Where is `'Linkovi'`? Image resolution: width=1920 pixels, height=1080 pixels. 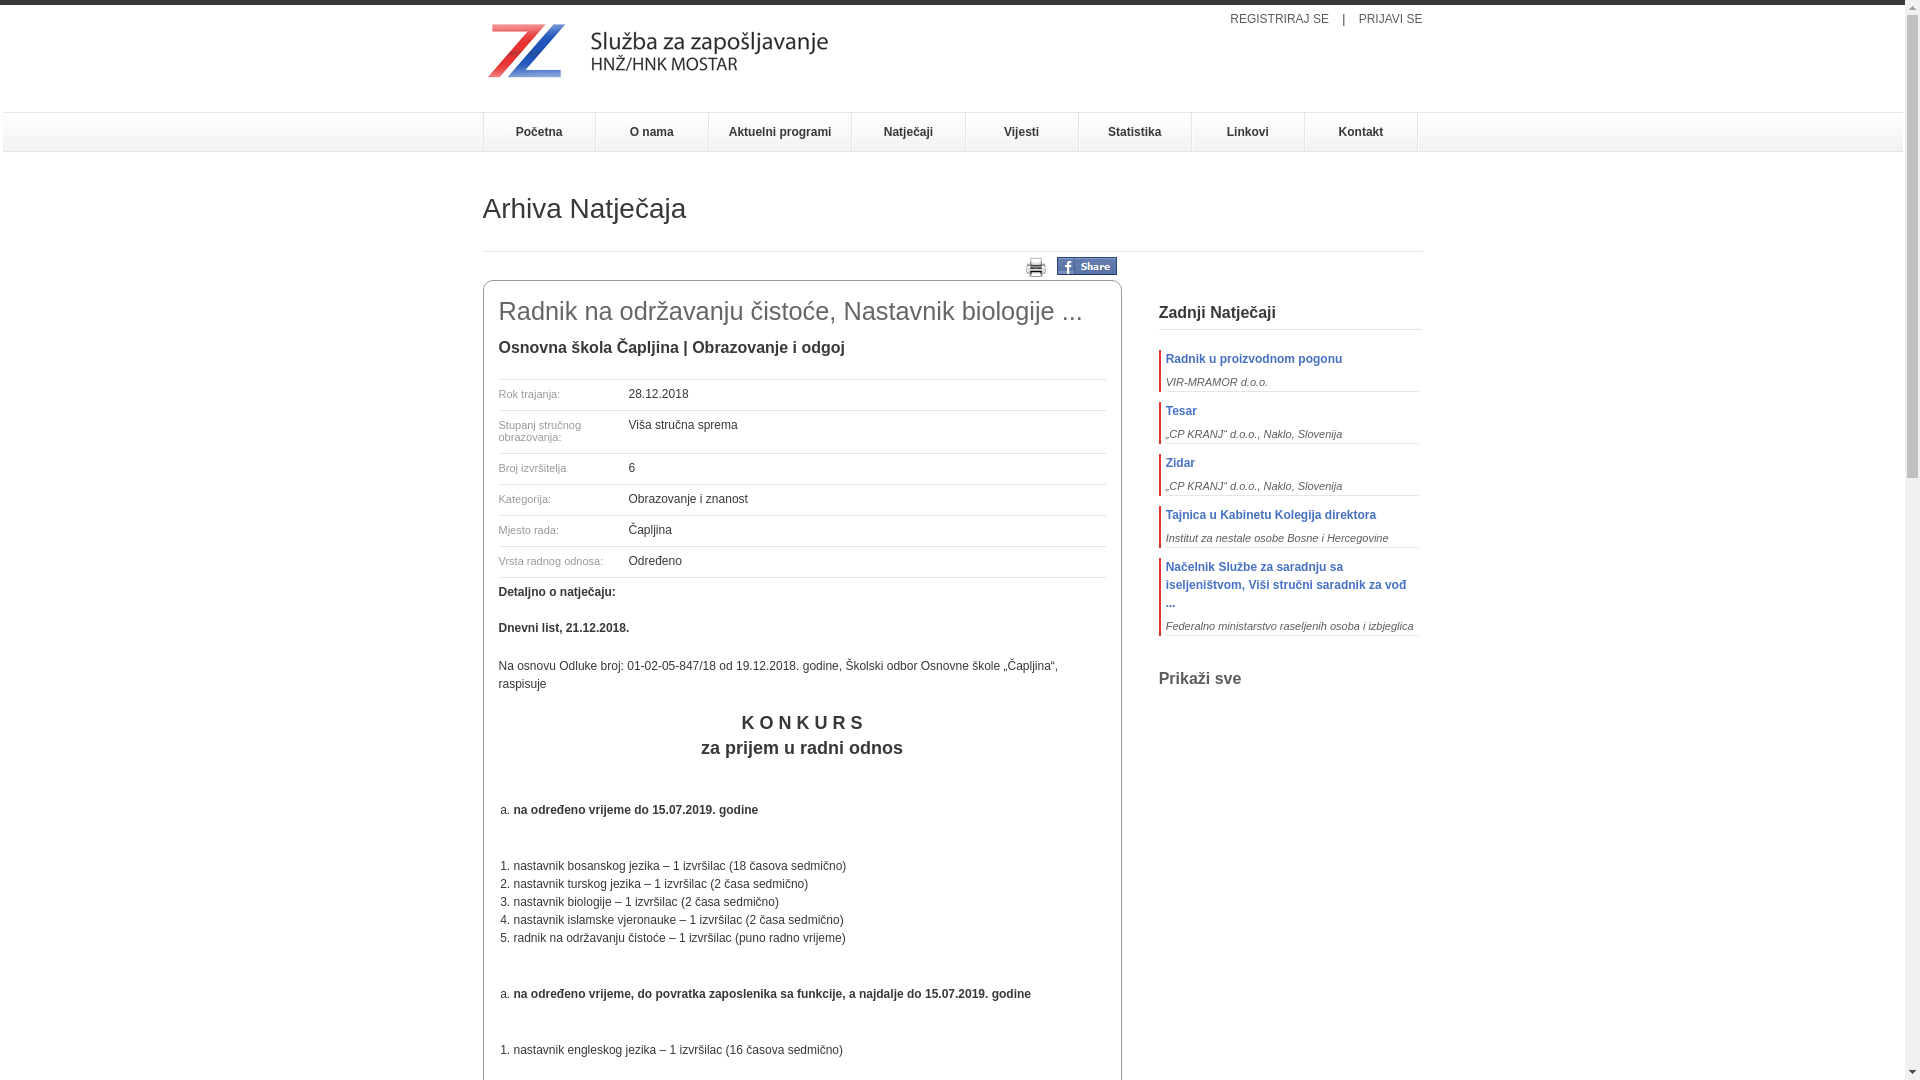 'Linkovi' is located at coordinates (1247, 131).